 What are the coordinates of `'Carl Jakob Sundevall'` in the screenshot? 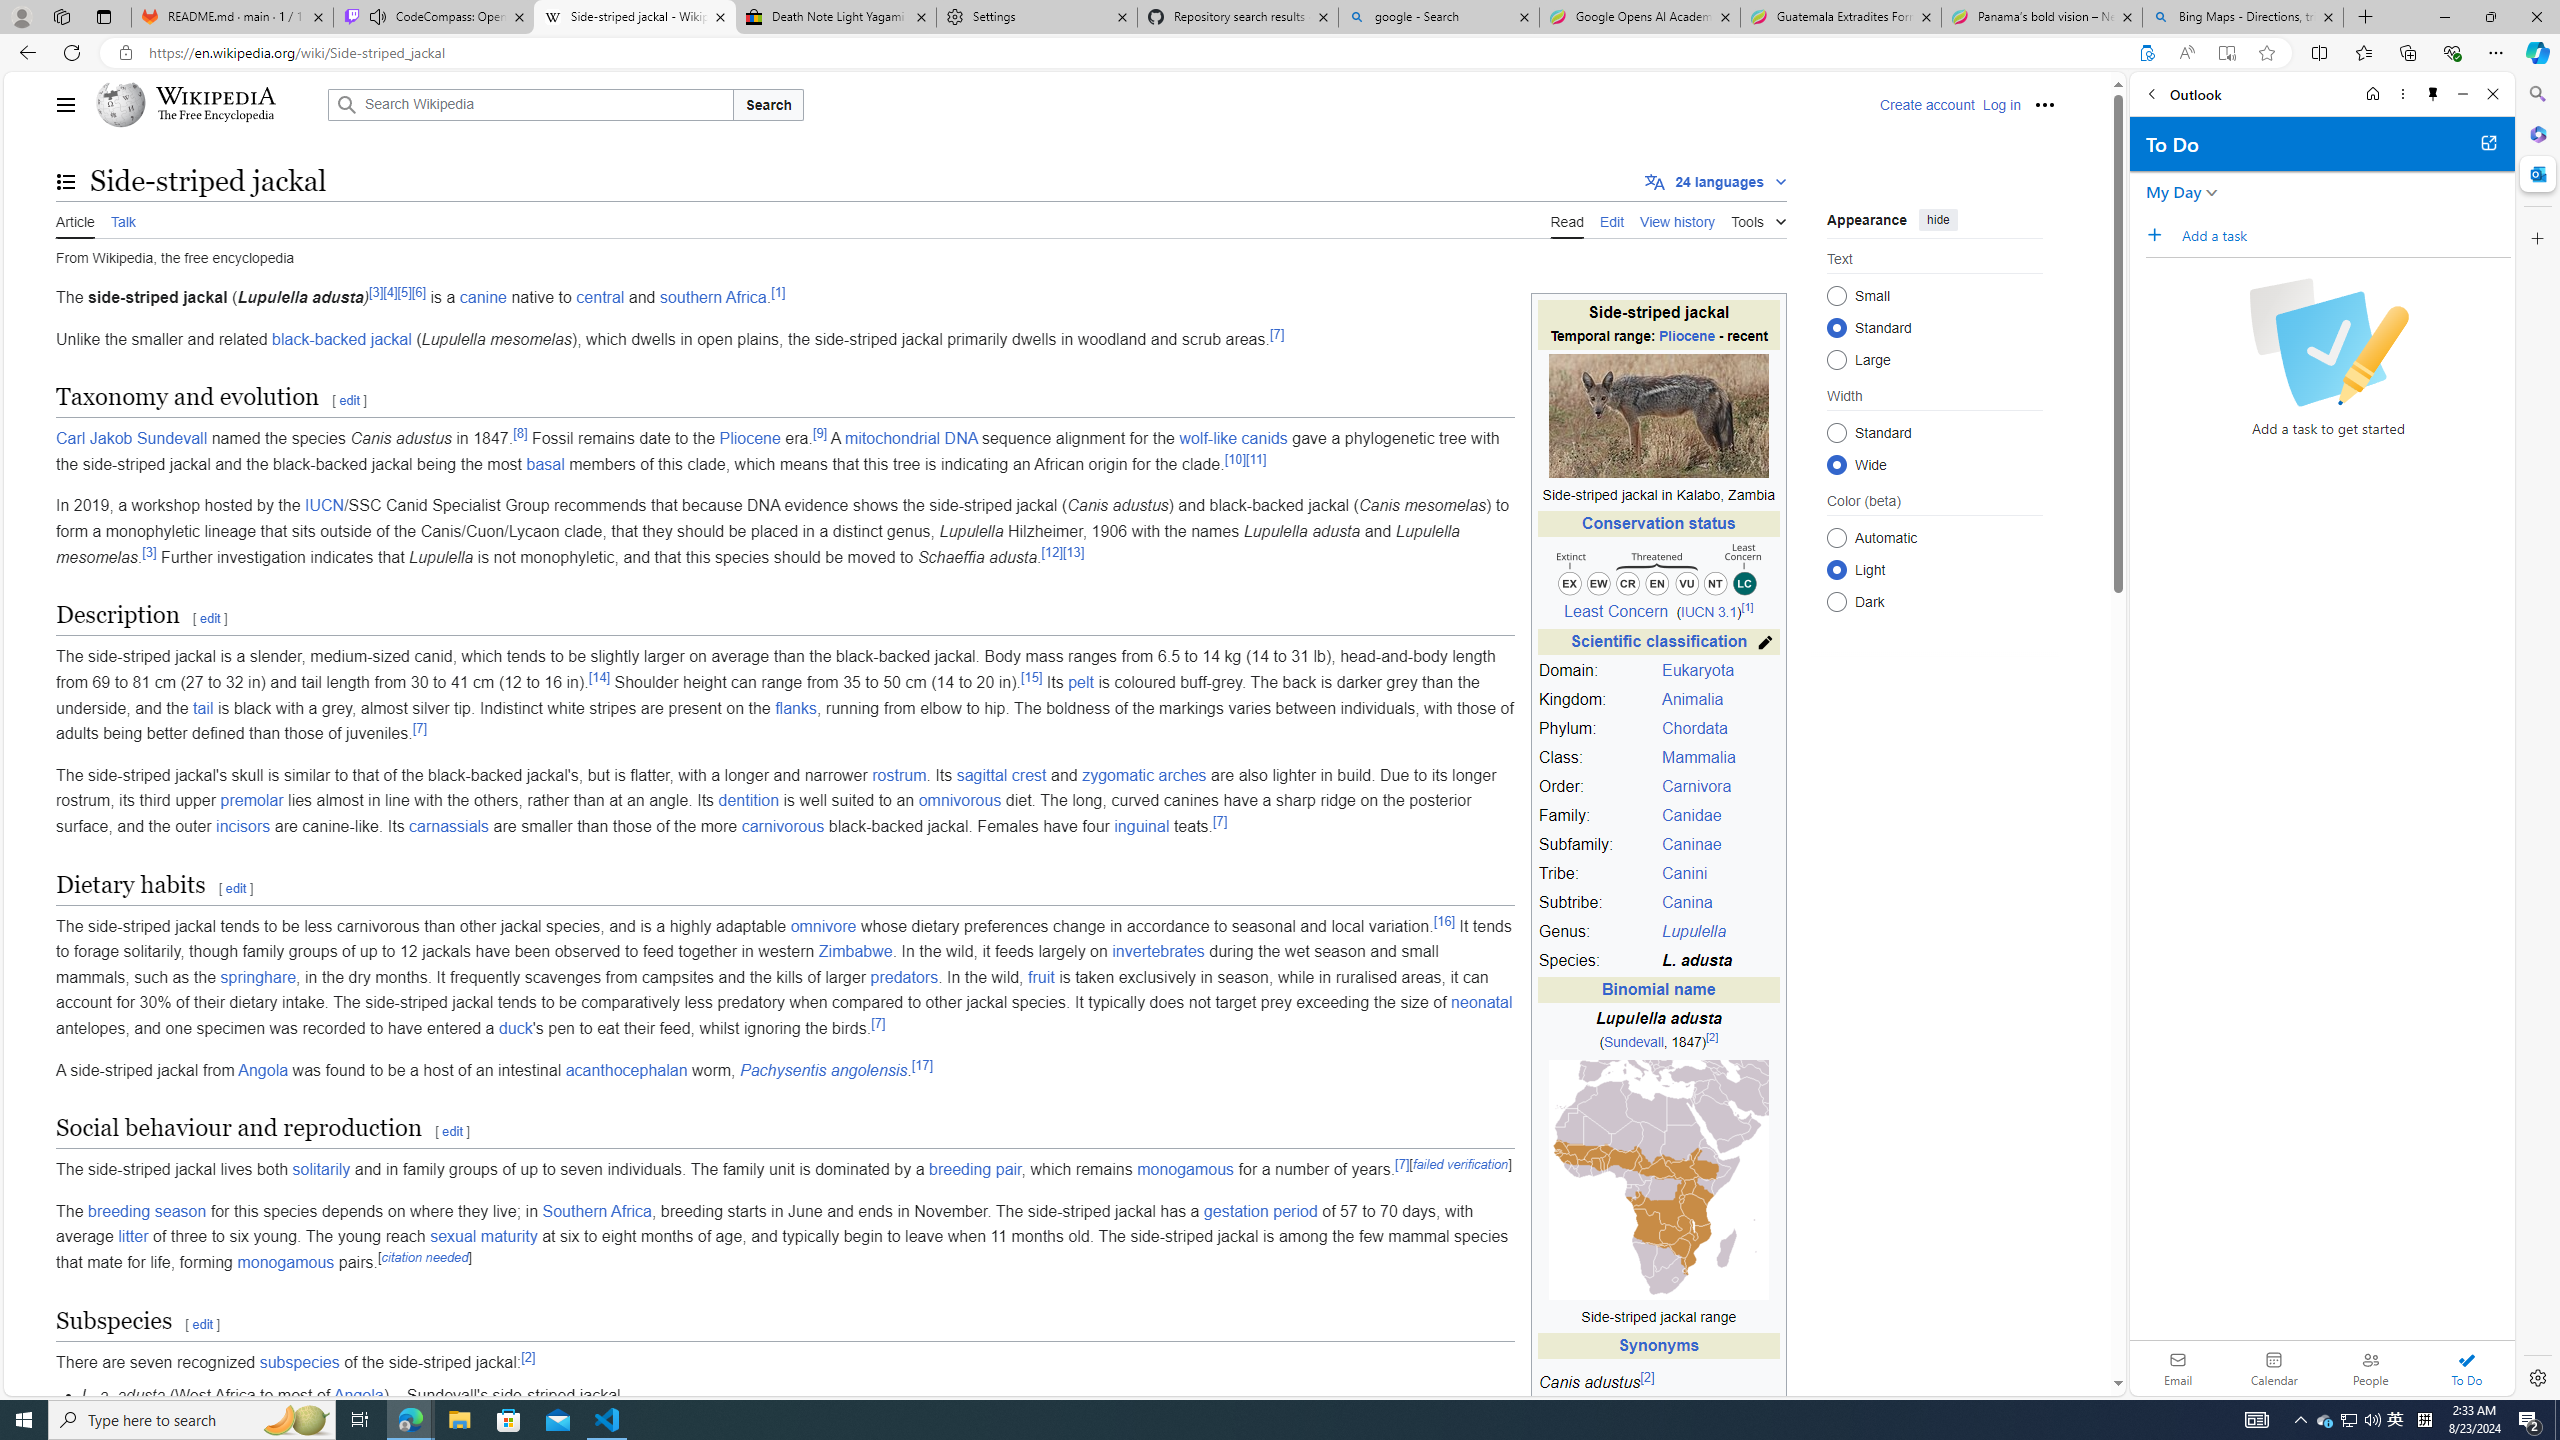 It's located at (130, 438).